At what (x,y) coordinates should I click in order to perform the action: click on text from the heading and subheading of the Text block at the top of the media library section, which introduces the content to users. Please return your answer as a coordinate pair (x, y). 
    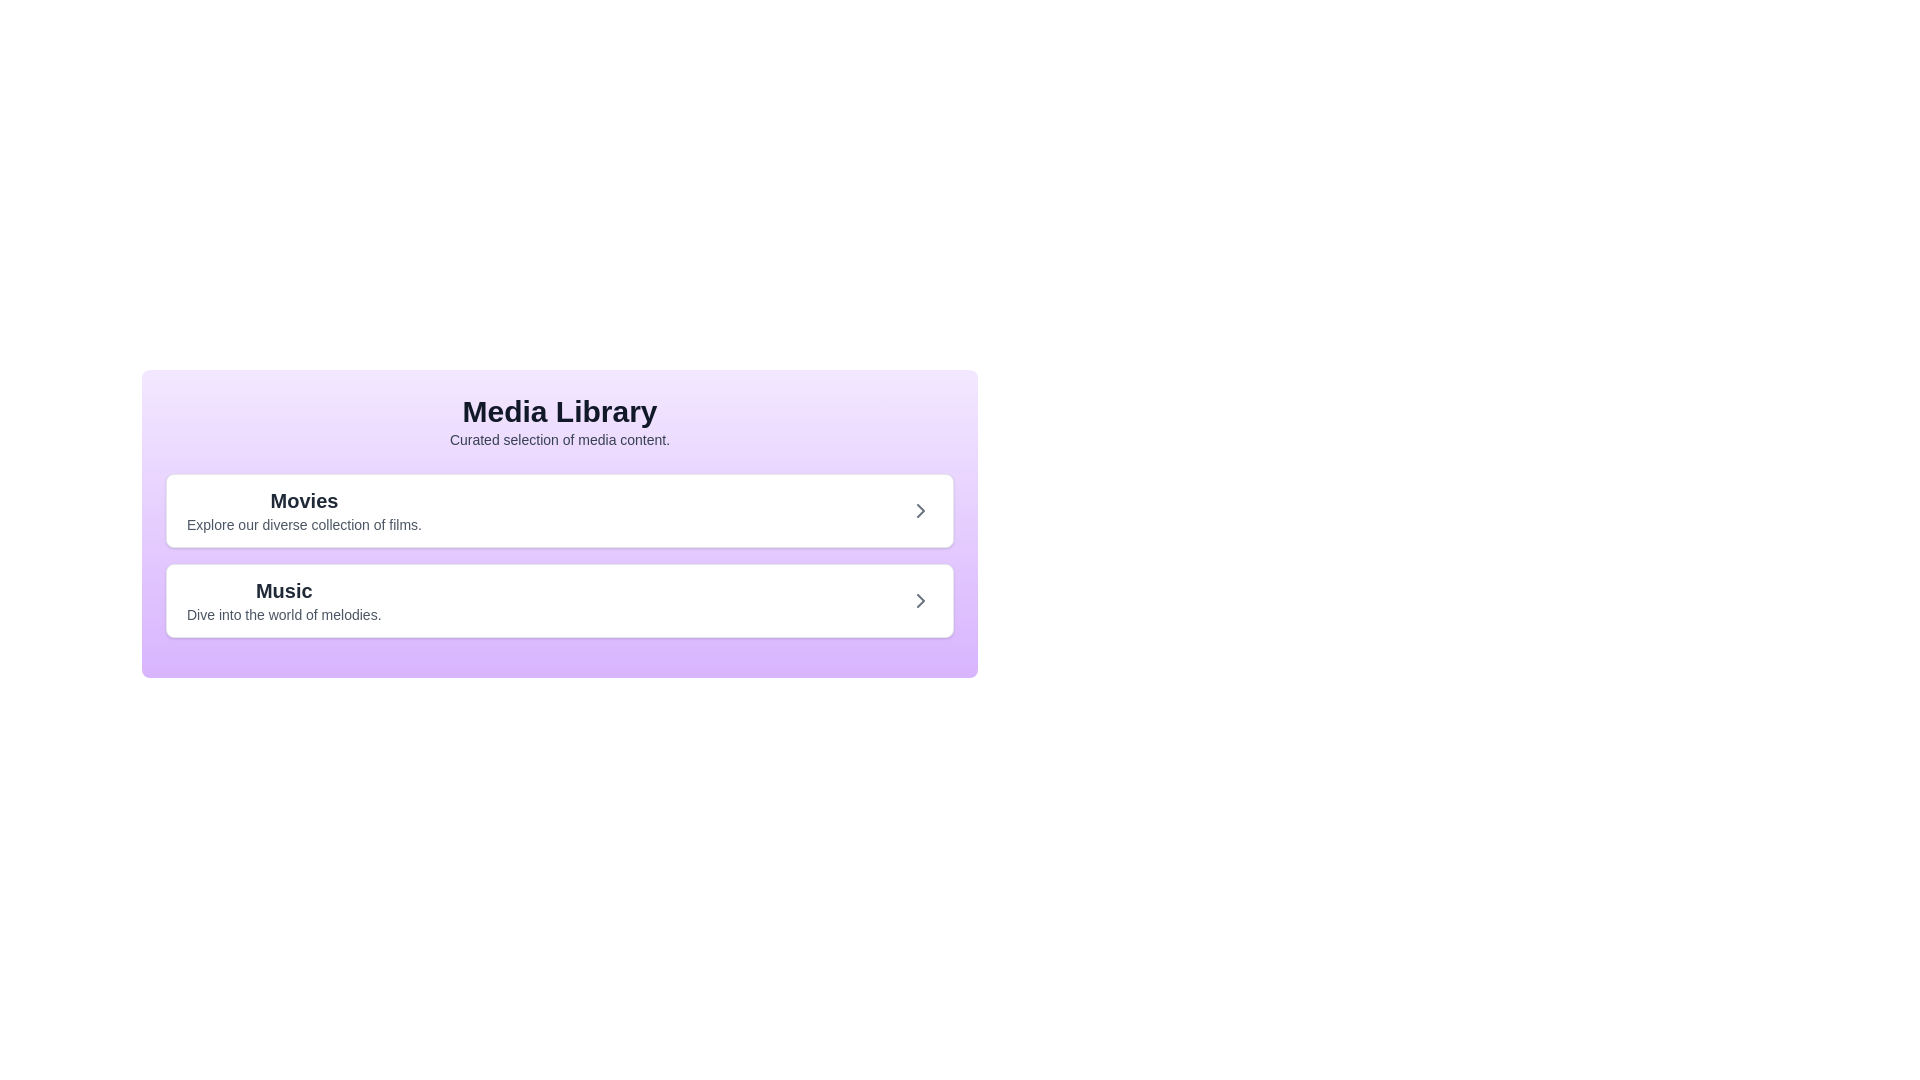
    Looking at the image, I should click on (560, 420).